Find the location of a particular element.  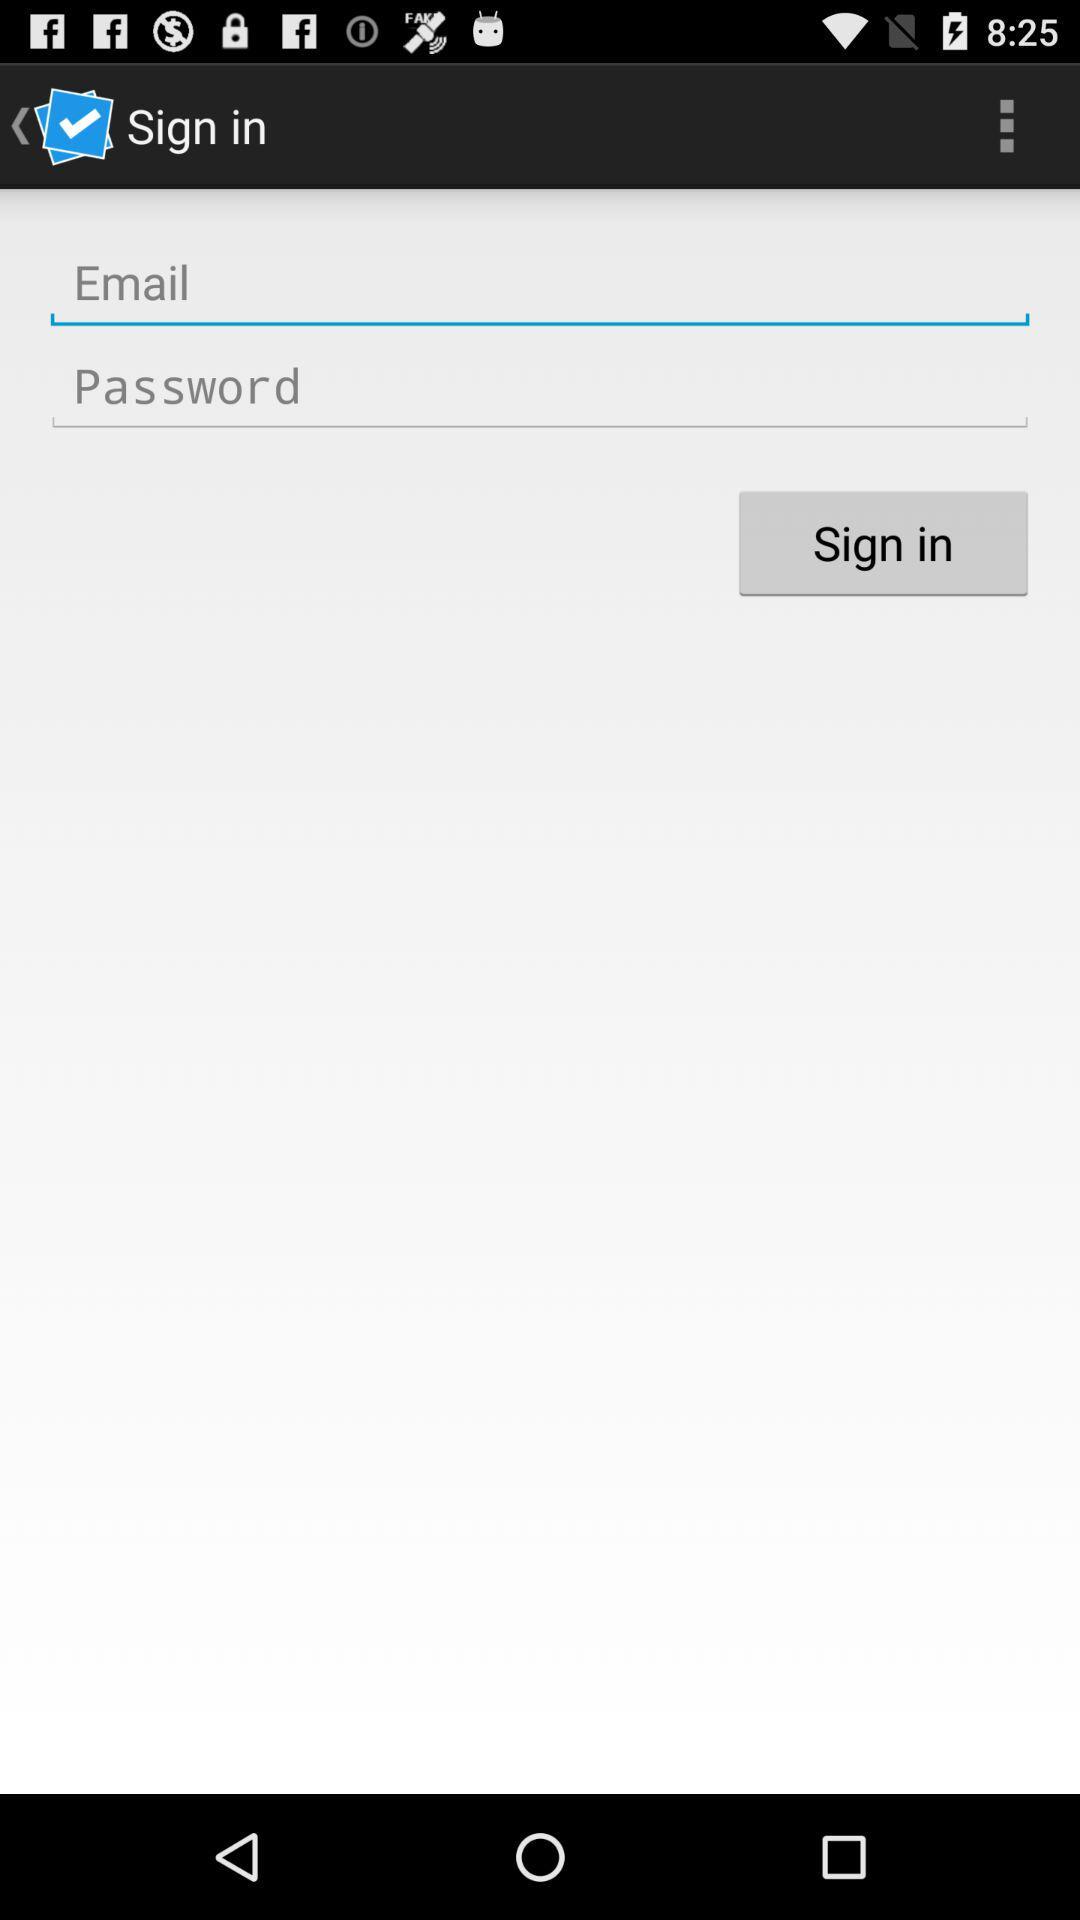

type email is located at coordinates (540, 281).